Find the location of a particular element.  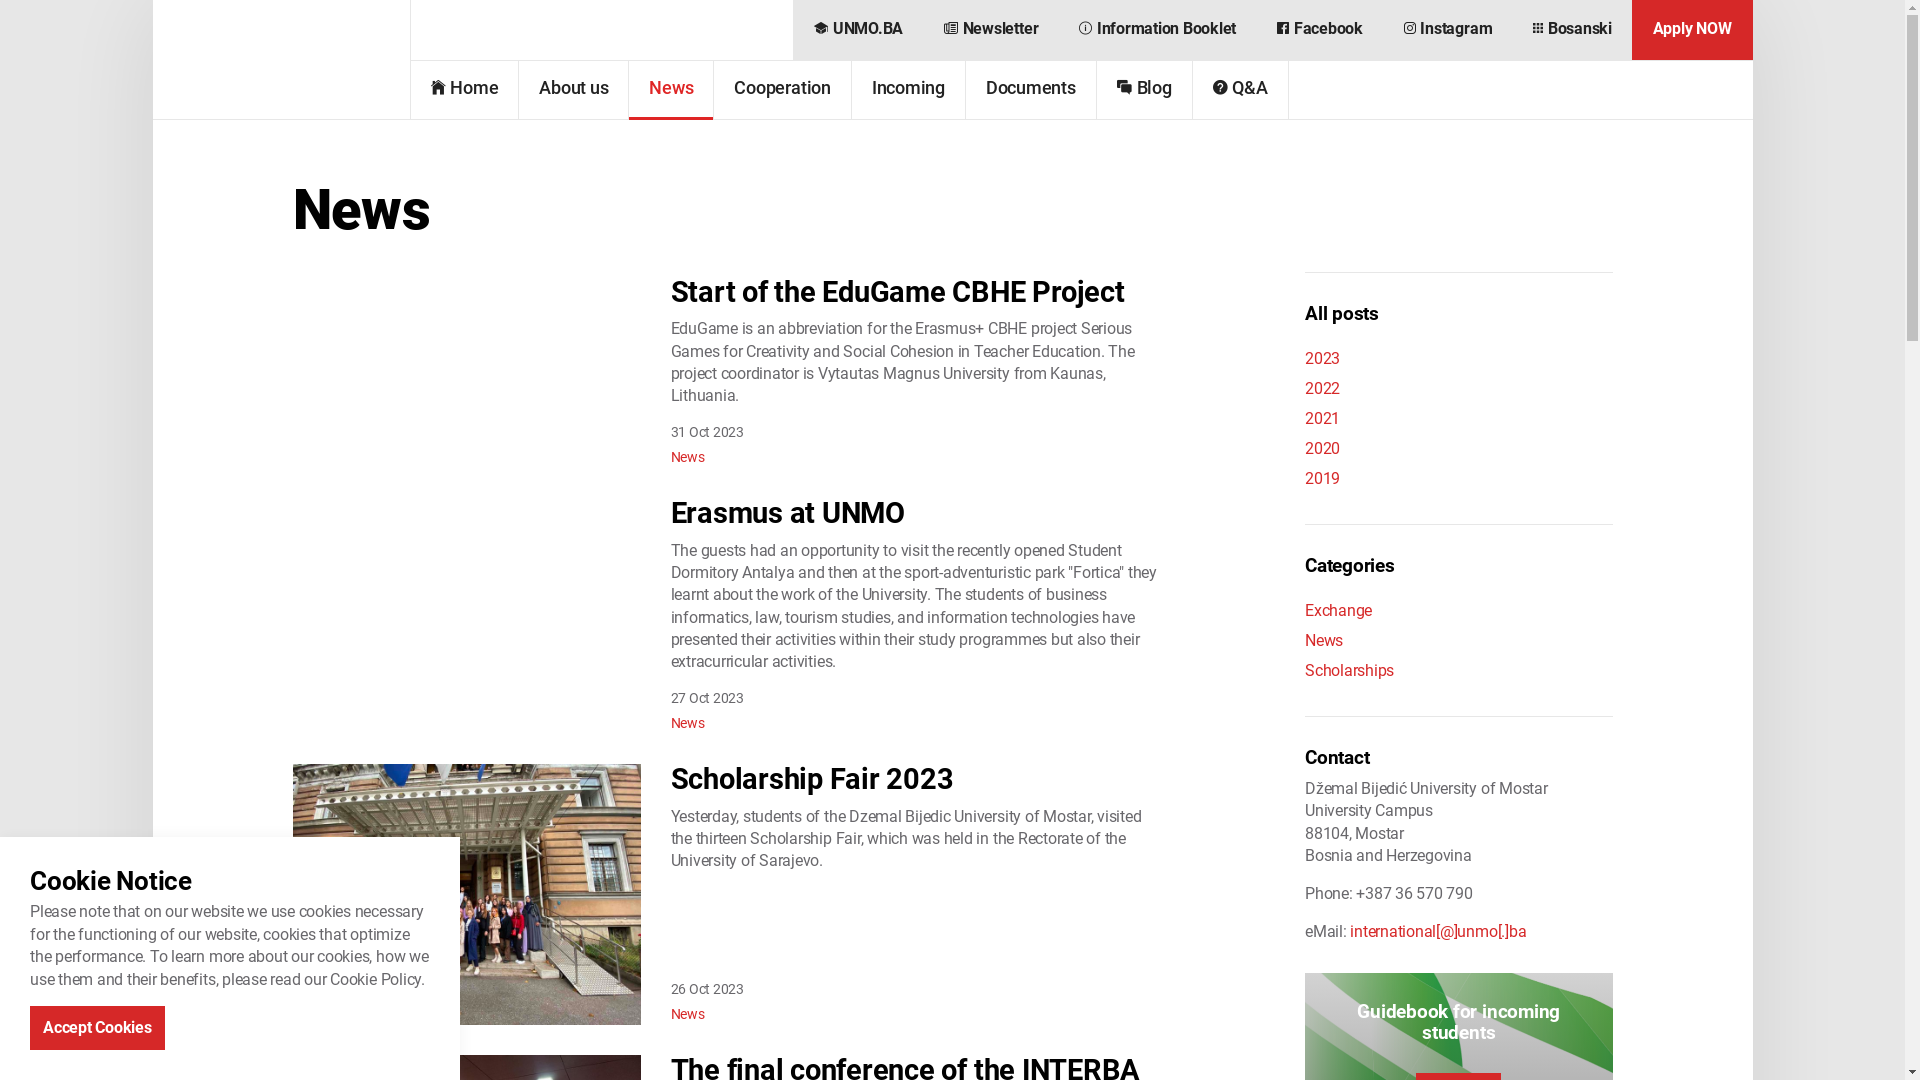

'Instagram' is located at coordinates (1448, 30).